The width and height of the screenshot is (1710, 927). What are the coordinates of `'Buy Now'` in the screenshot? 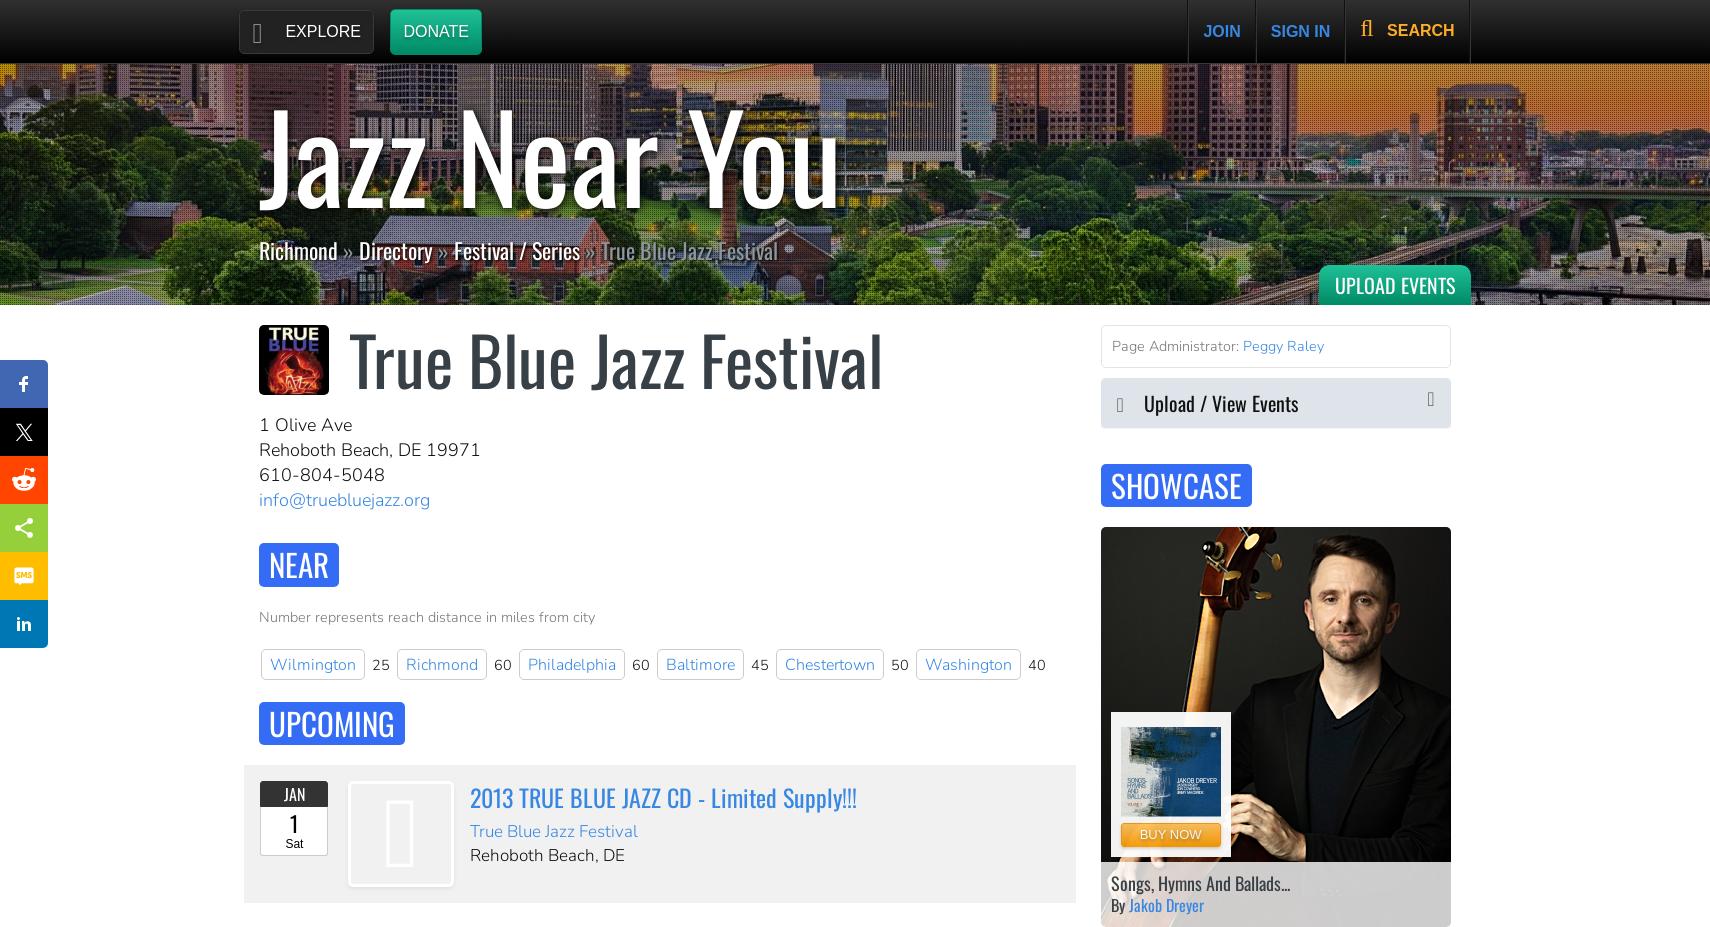 It's located at (1168, 834).